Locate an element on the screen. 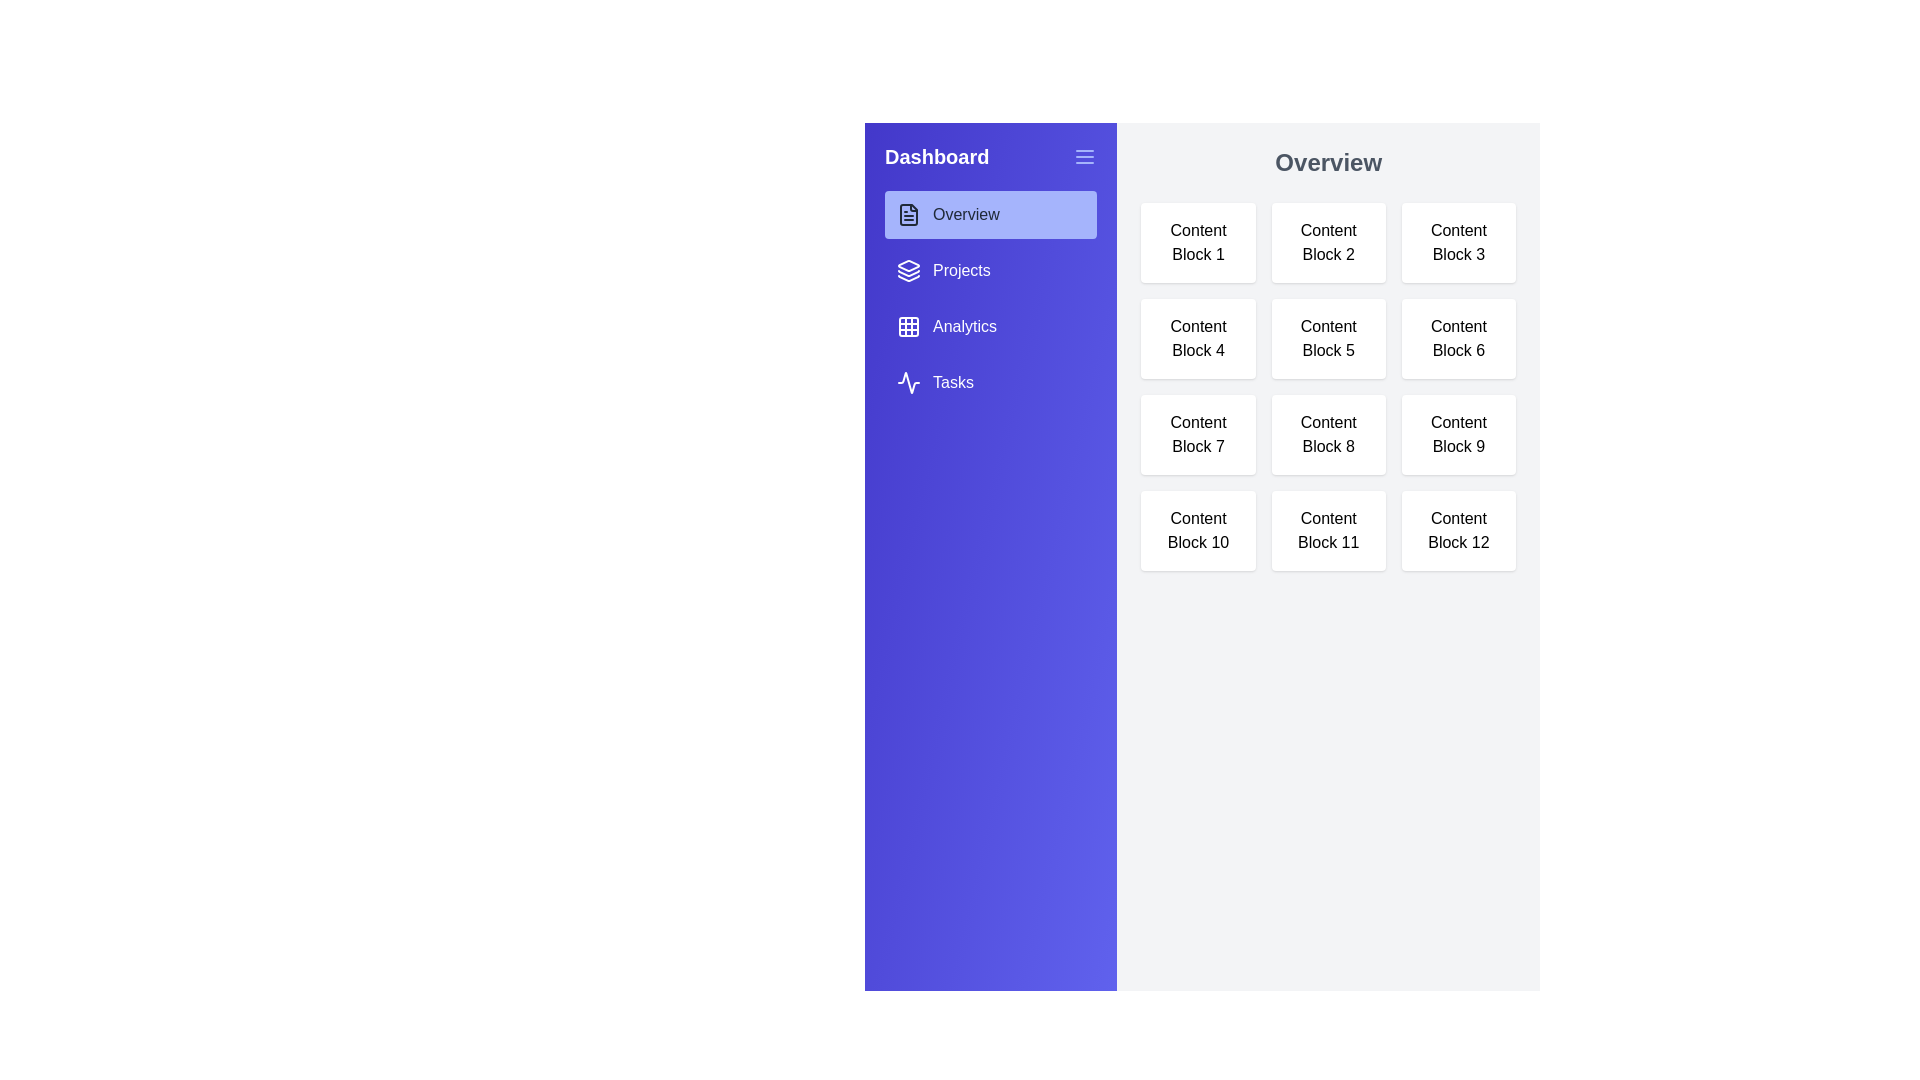  the tab Projects from the sidebar menu is located at coordinates (990, 270).